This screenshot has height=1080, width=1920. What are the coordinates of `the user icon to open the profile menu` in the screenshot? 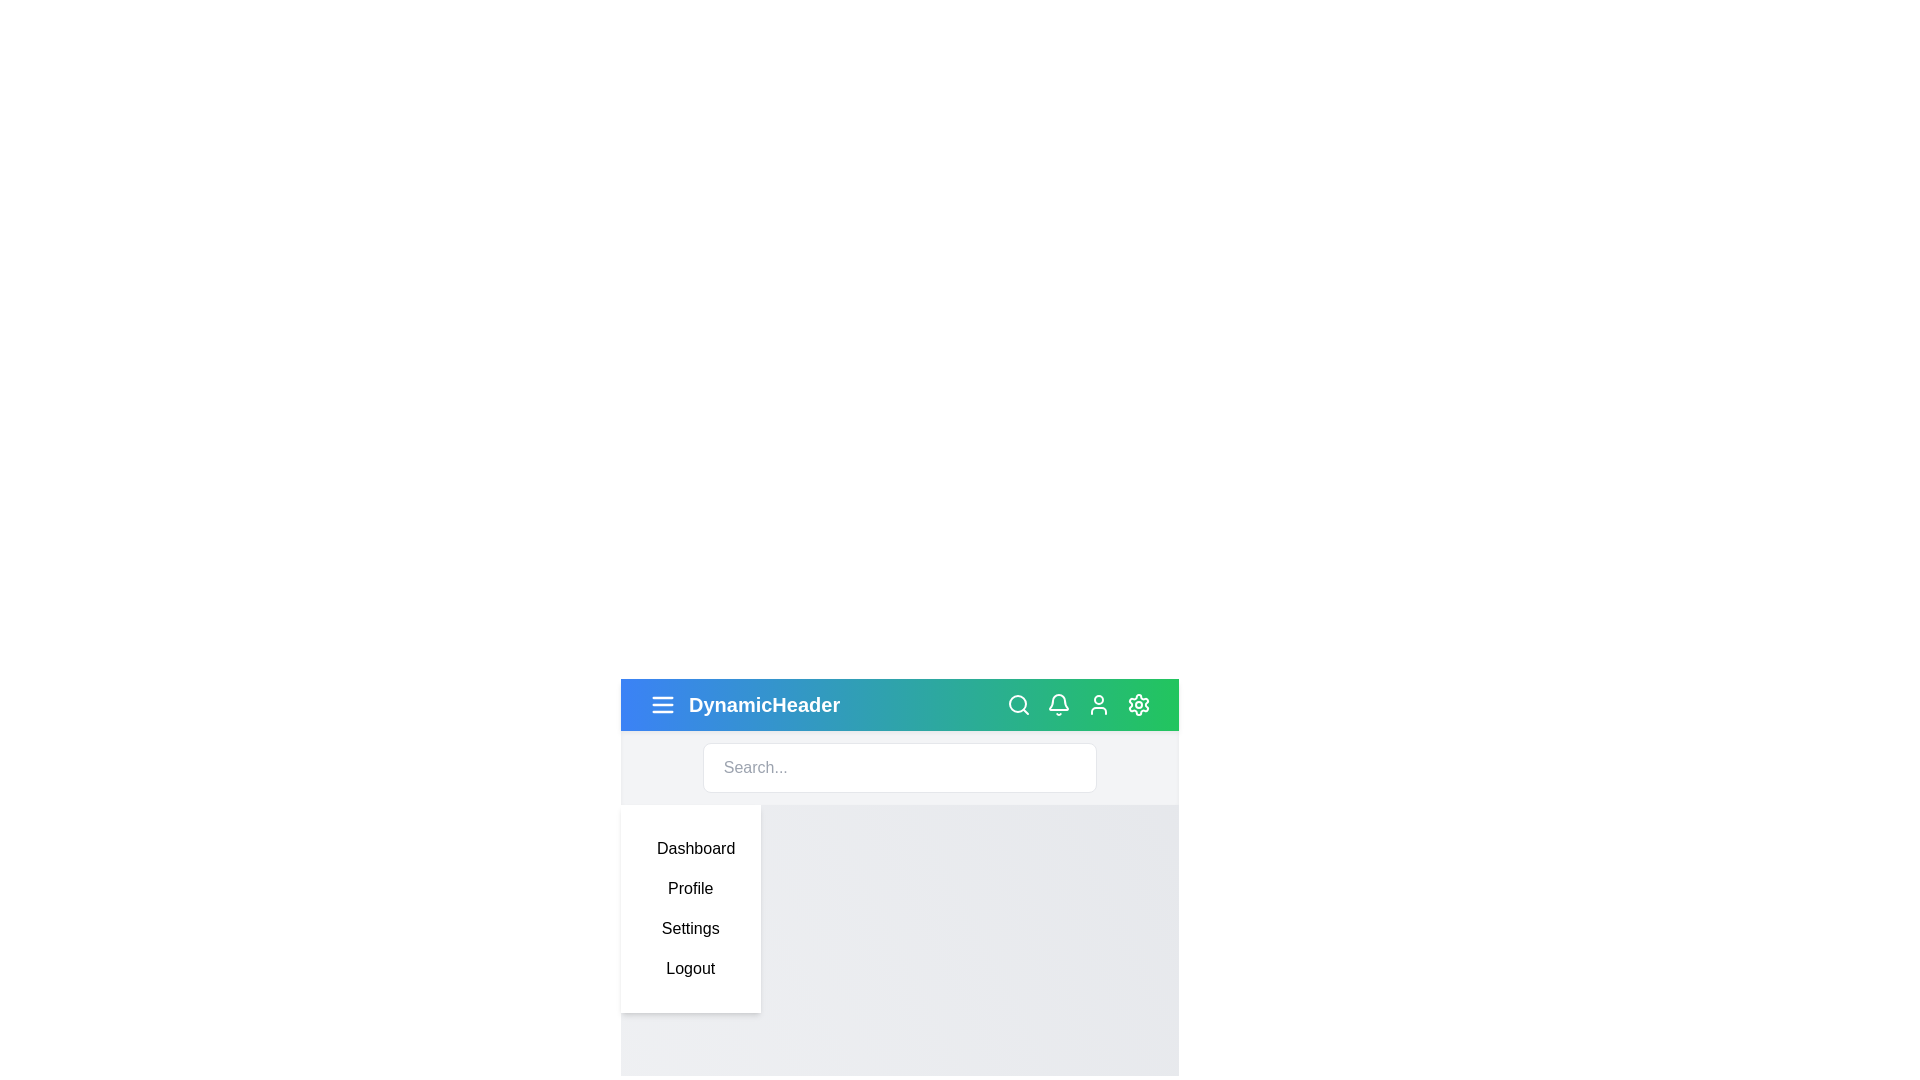 It's located at (1098, 704).